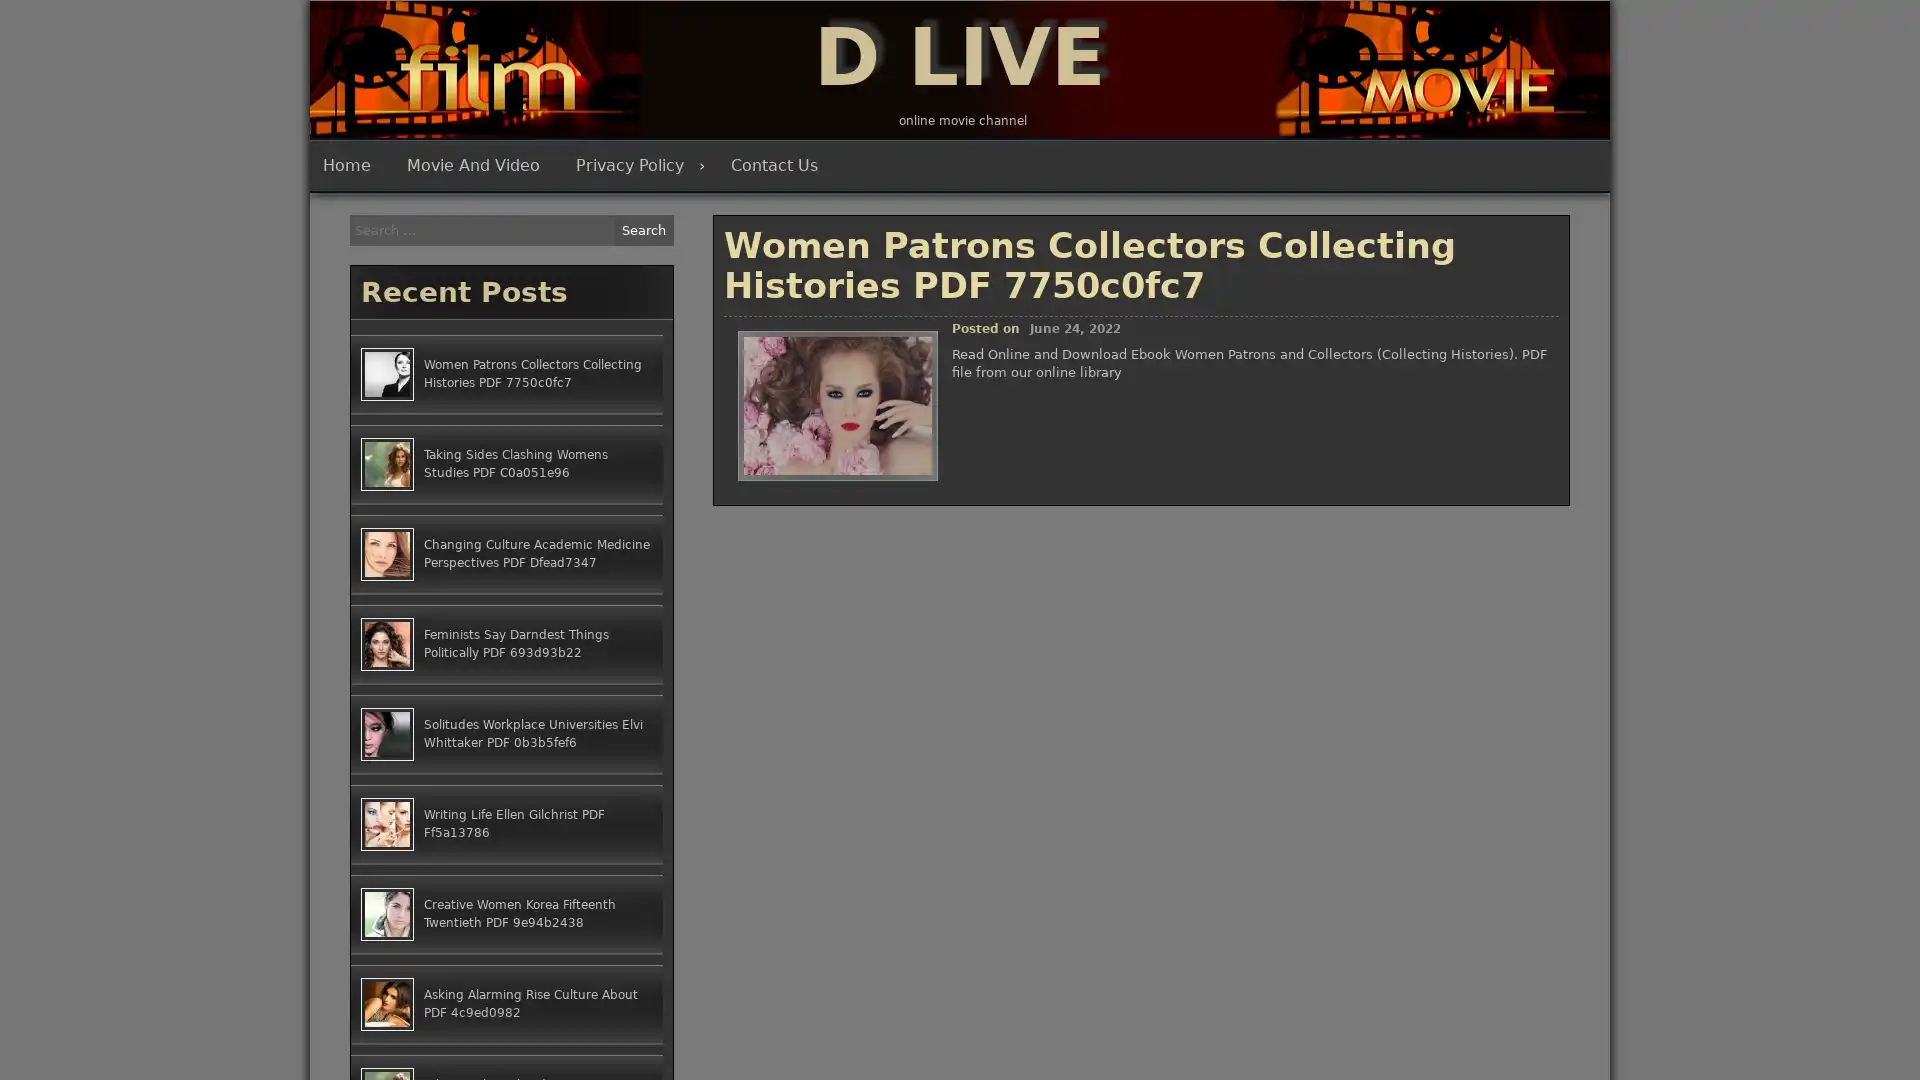 The image size is (1920, 1080). What do you see at coordinates (643, 229) in the screenshot?
I see `Search` at bounding box center [643, 229].